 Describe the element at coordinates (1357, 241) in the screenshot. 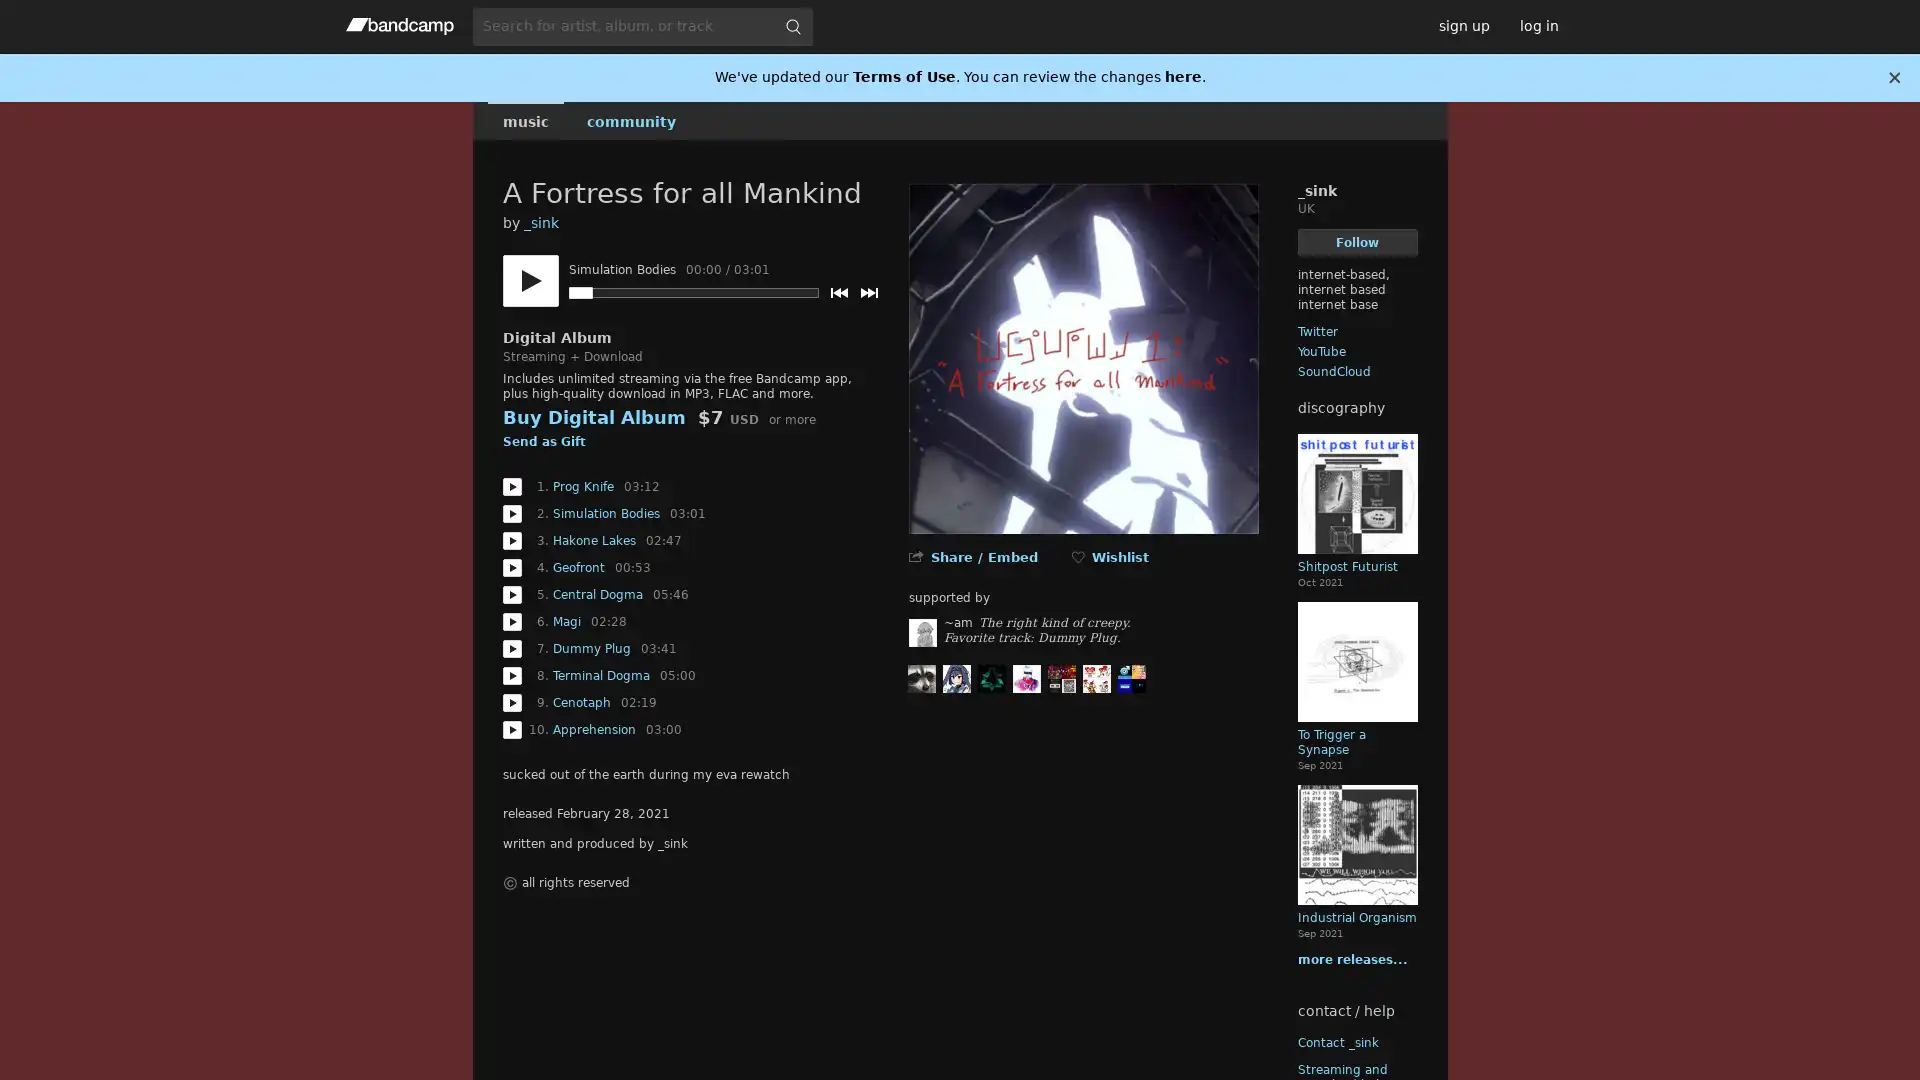

I see `Follow` at that location.